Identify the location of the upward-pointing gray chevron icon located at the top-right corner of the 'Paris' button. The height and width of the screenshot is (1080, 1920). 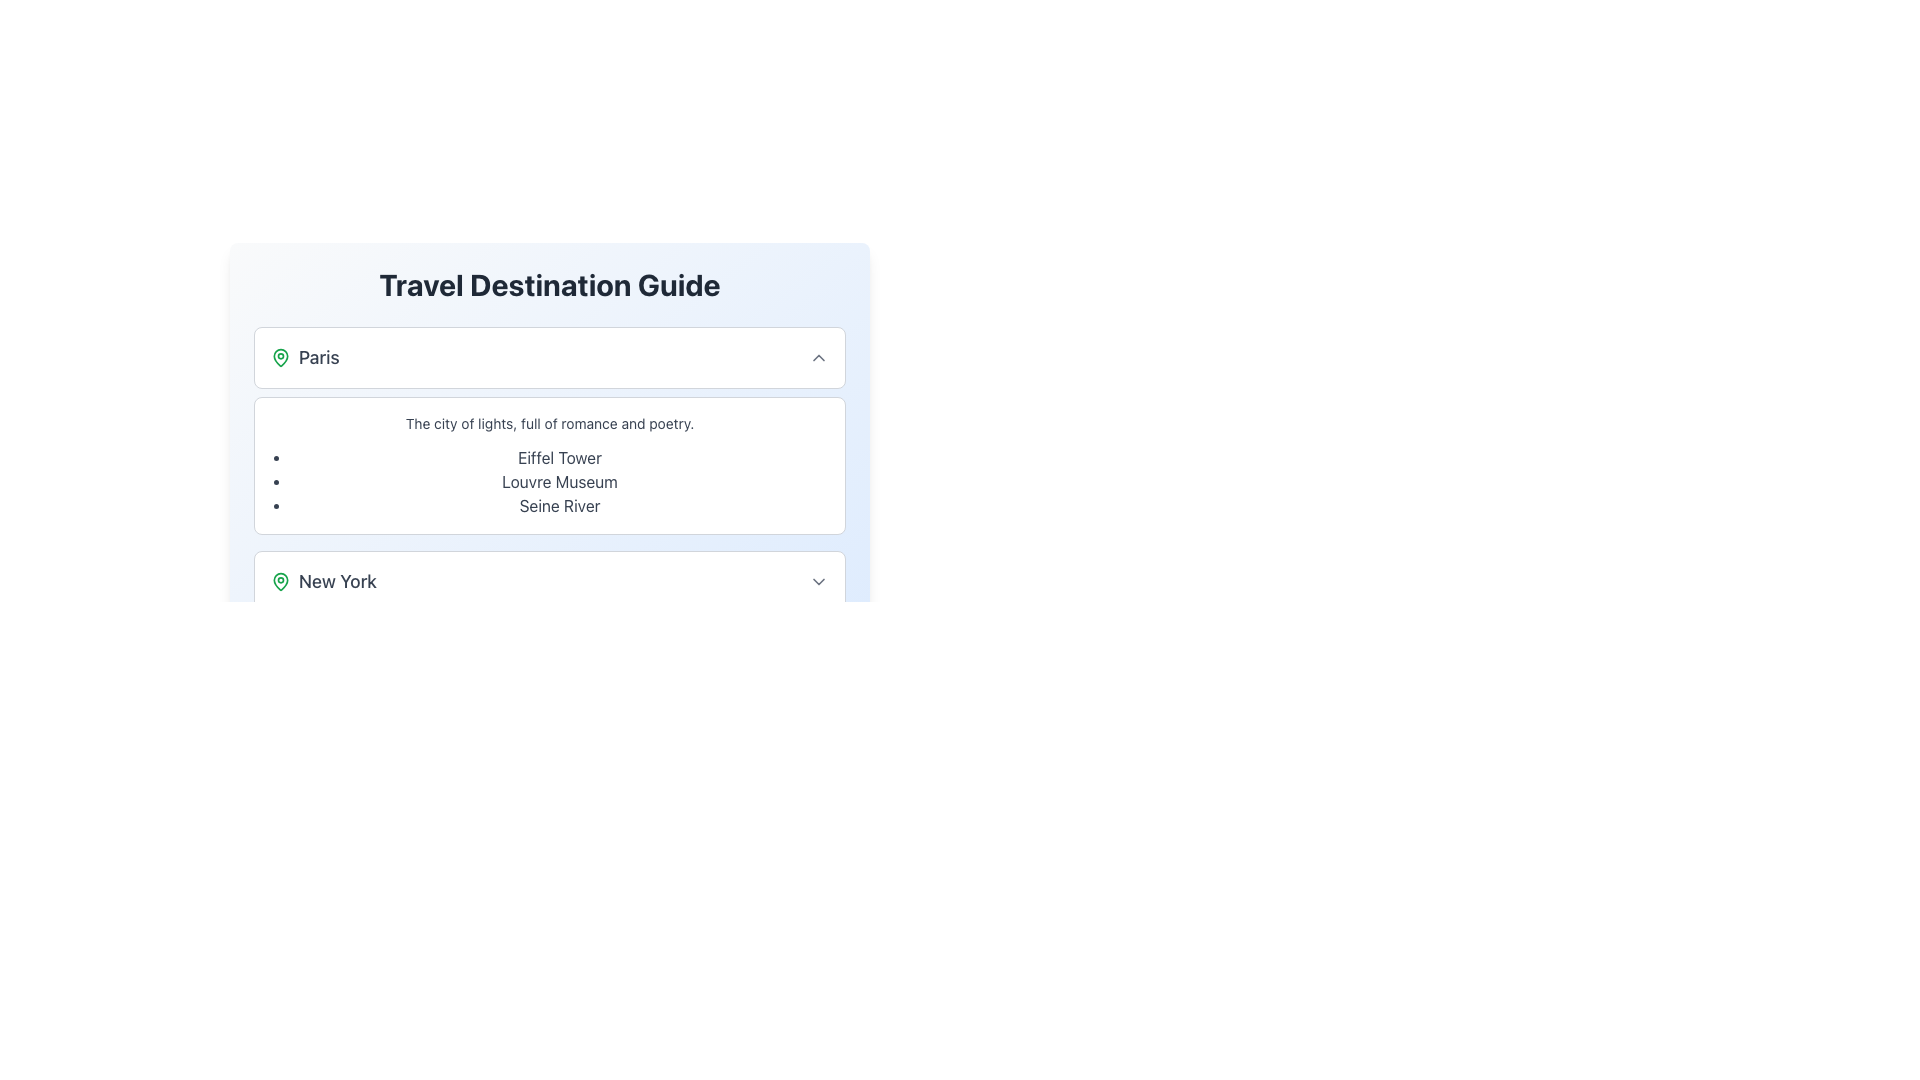
(819, 357).